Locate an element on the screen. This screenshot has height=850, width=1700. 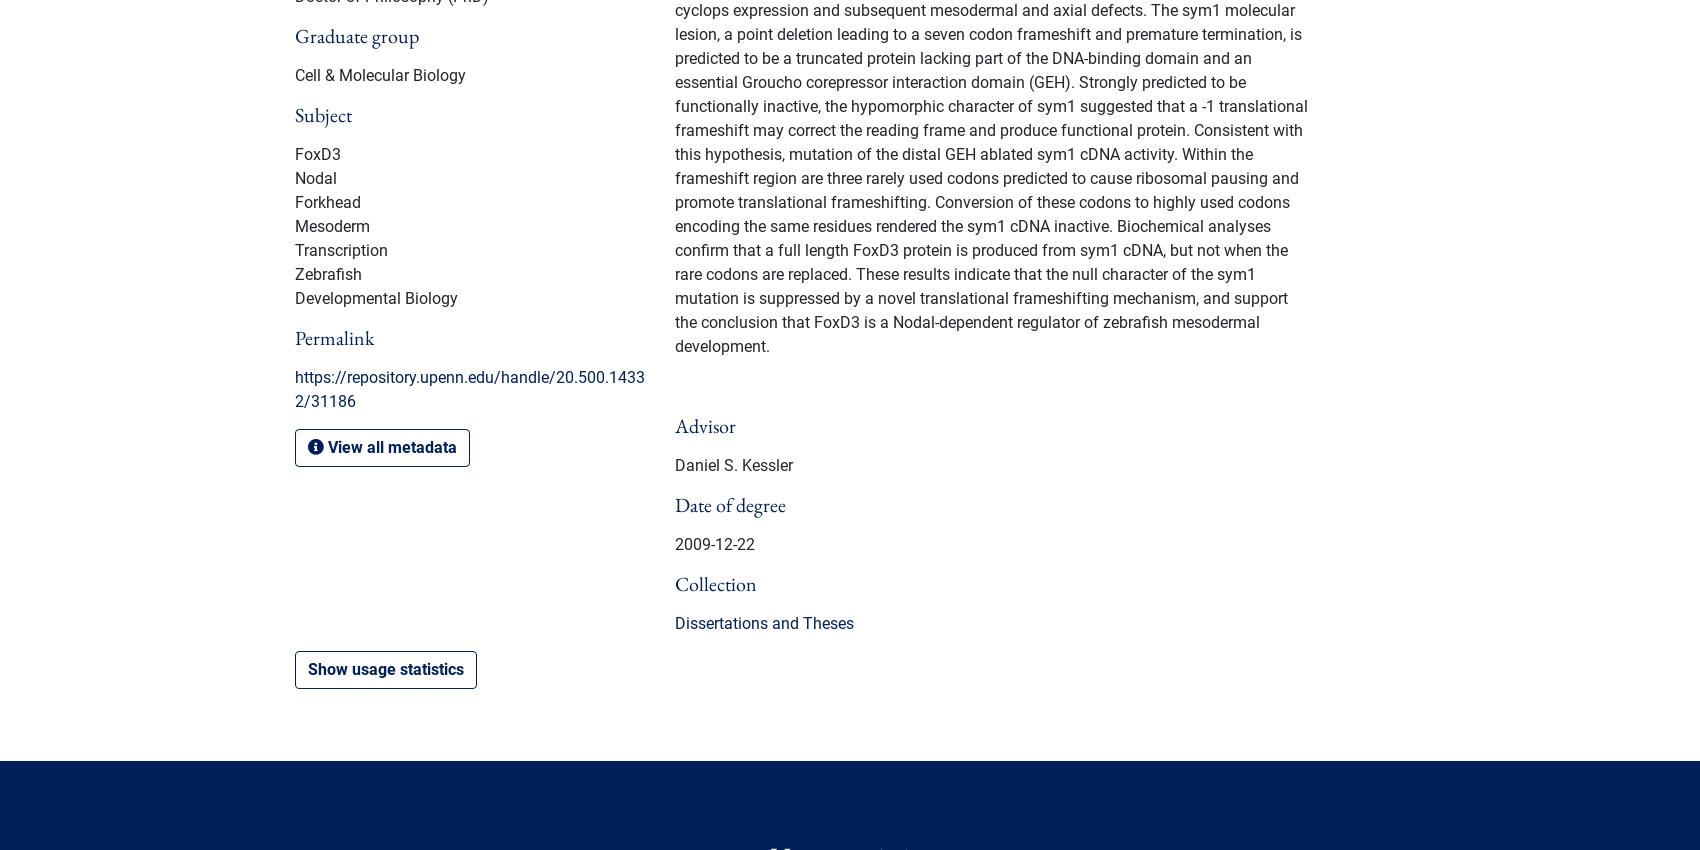
'https://repository.upenn.edu/handle/20.500.14332/31186' is located at coordinates (470, 388).